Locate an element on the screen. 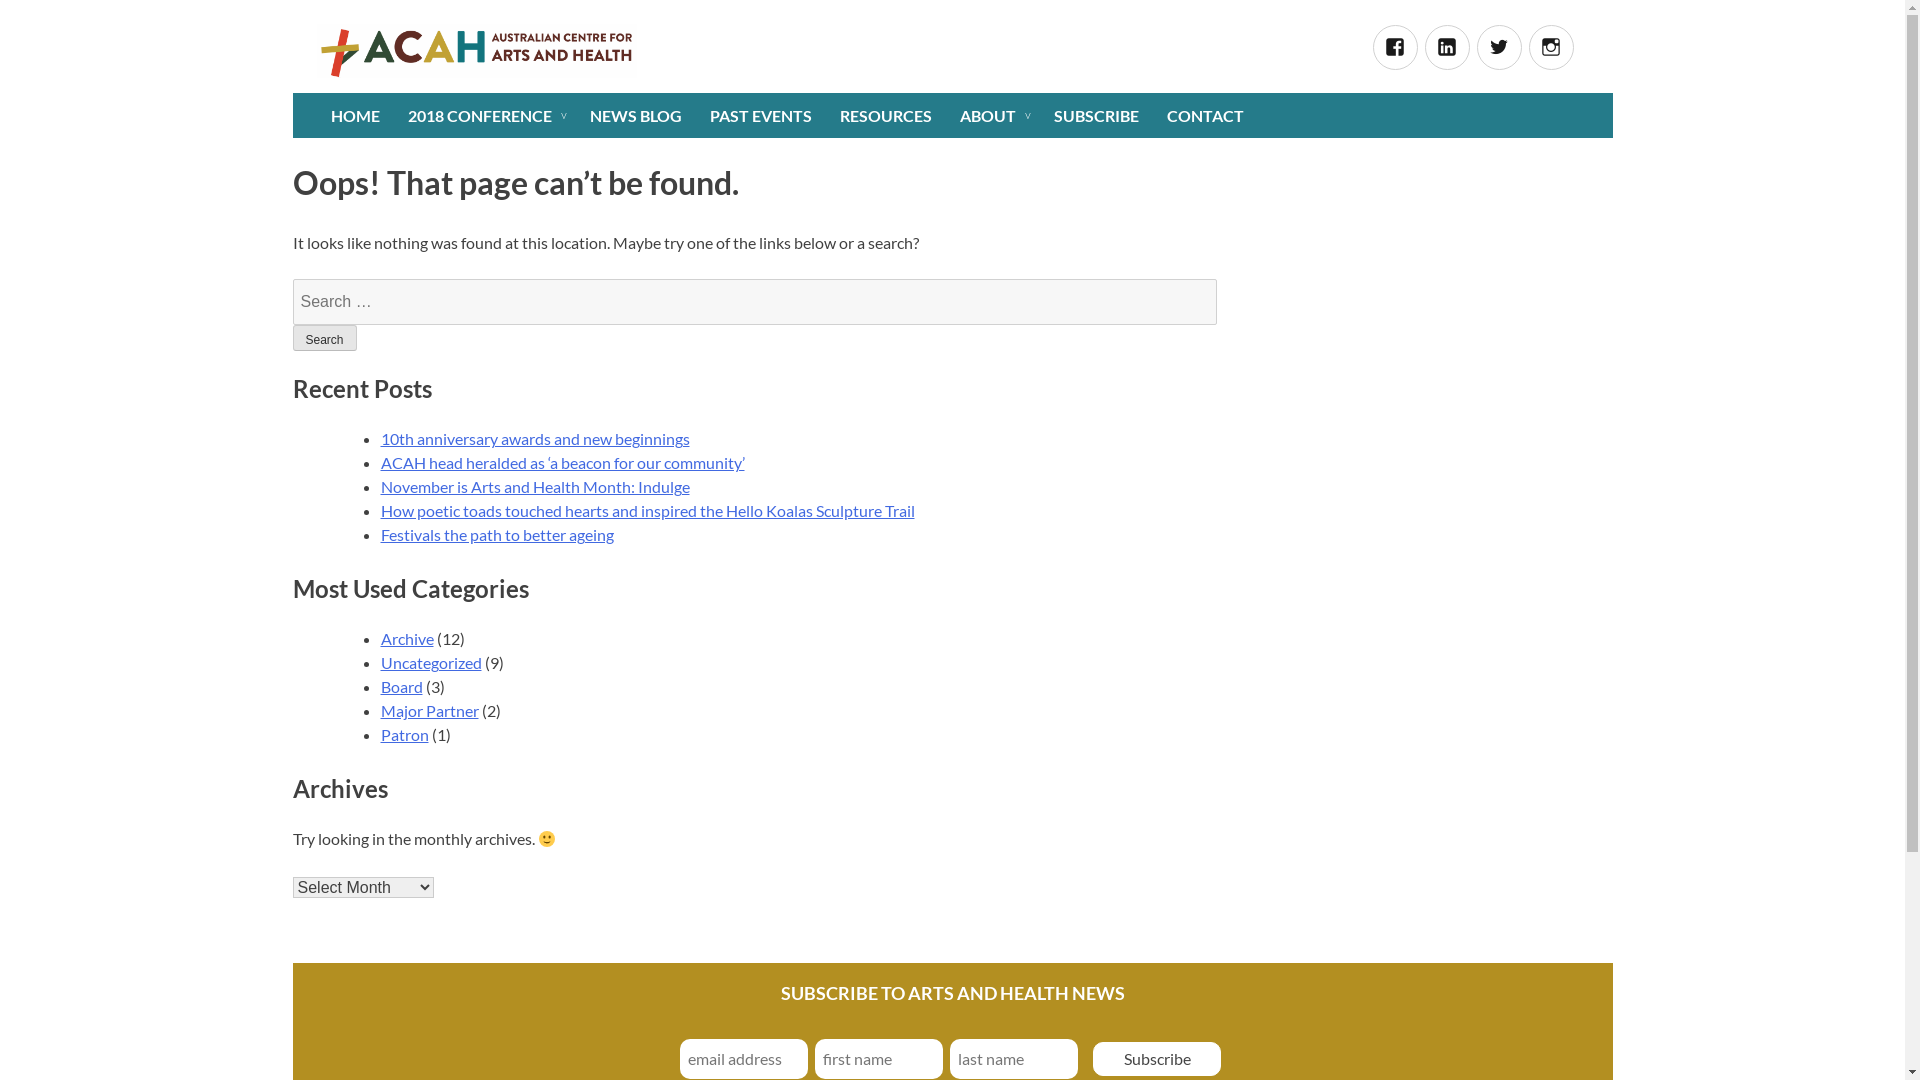 This screenshot has width=1920, height=1080. 'PAST EVENTS' is located at coordinates (760, 115).